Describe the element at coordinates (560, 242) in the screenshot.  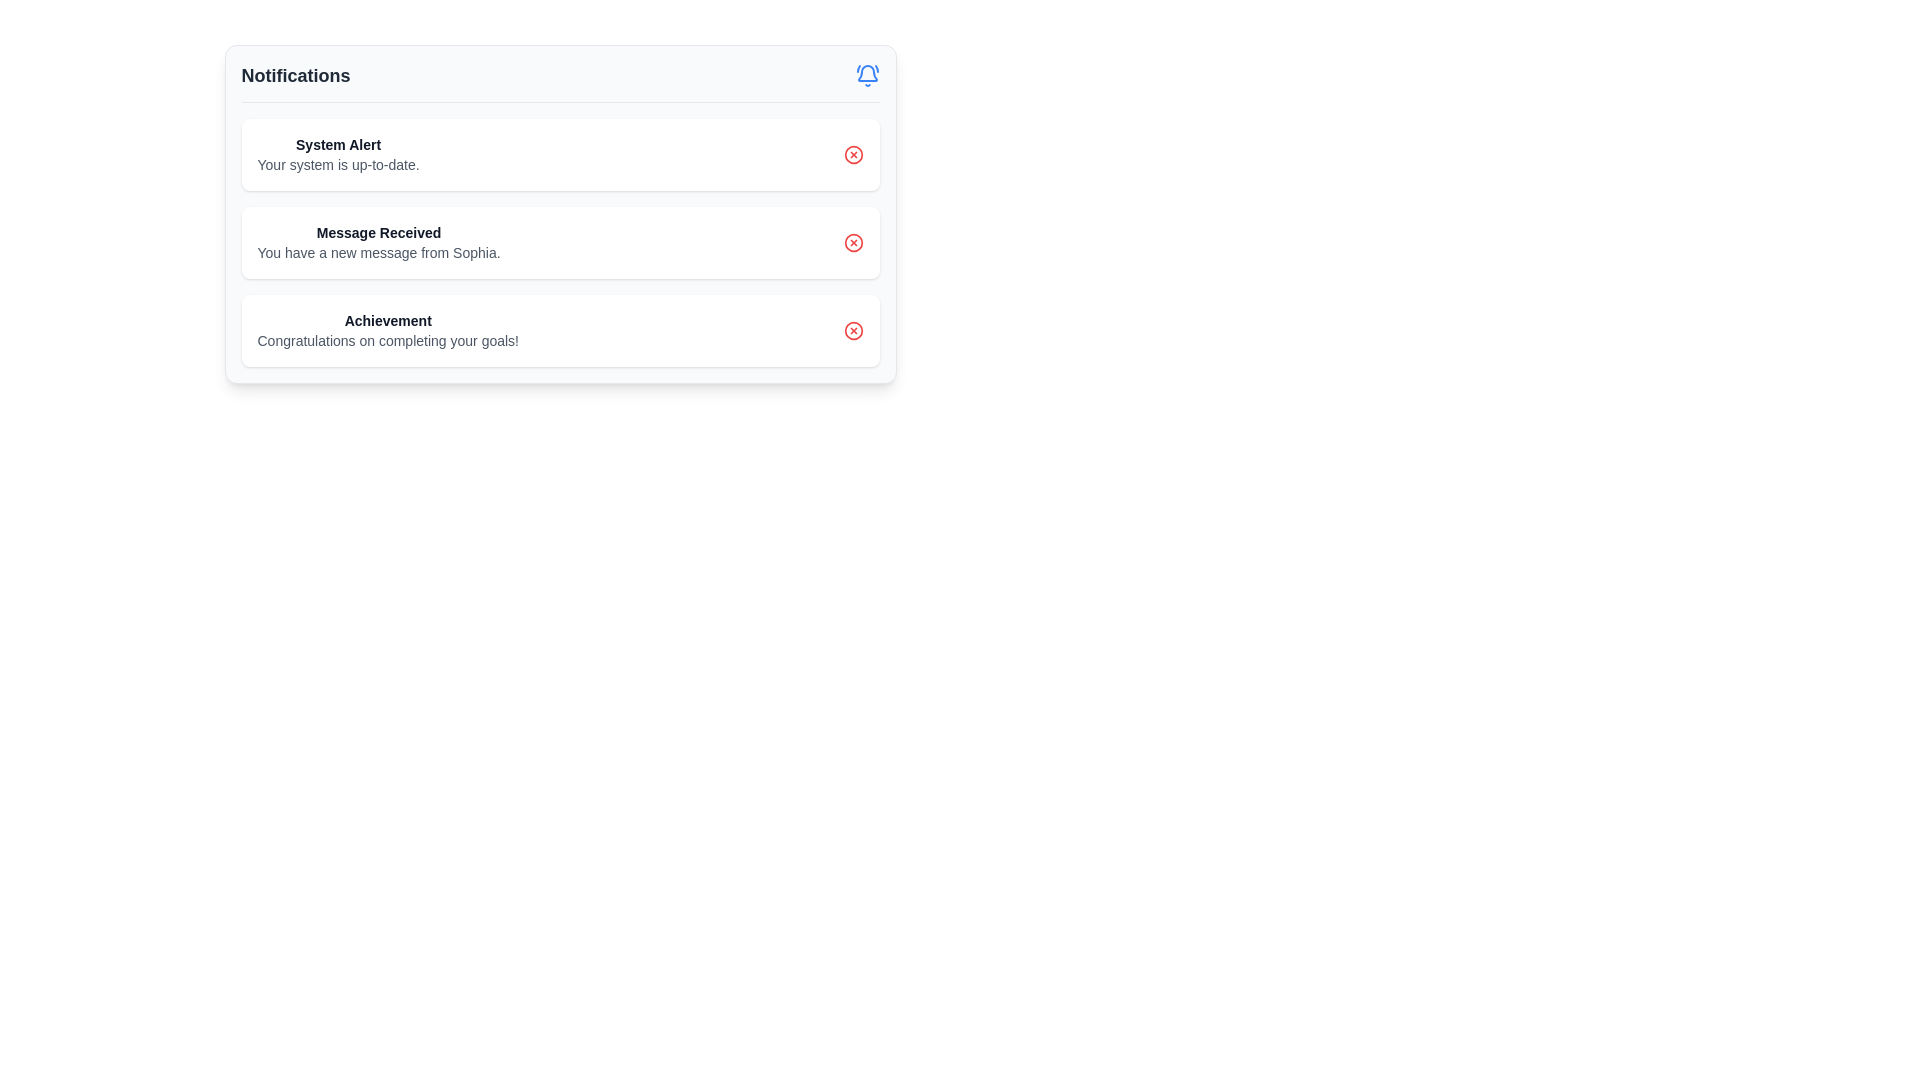
I see `the Notification Card that contains a message from Sophia` at that location.